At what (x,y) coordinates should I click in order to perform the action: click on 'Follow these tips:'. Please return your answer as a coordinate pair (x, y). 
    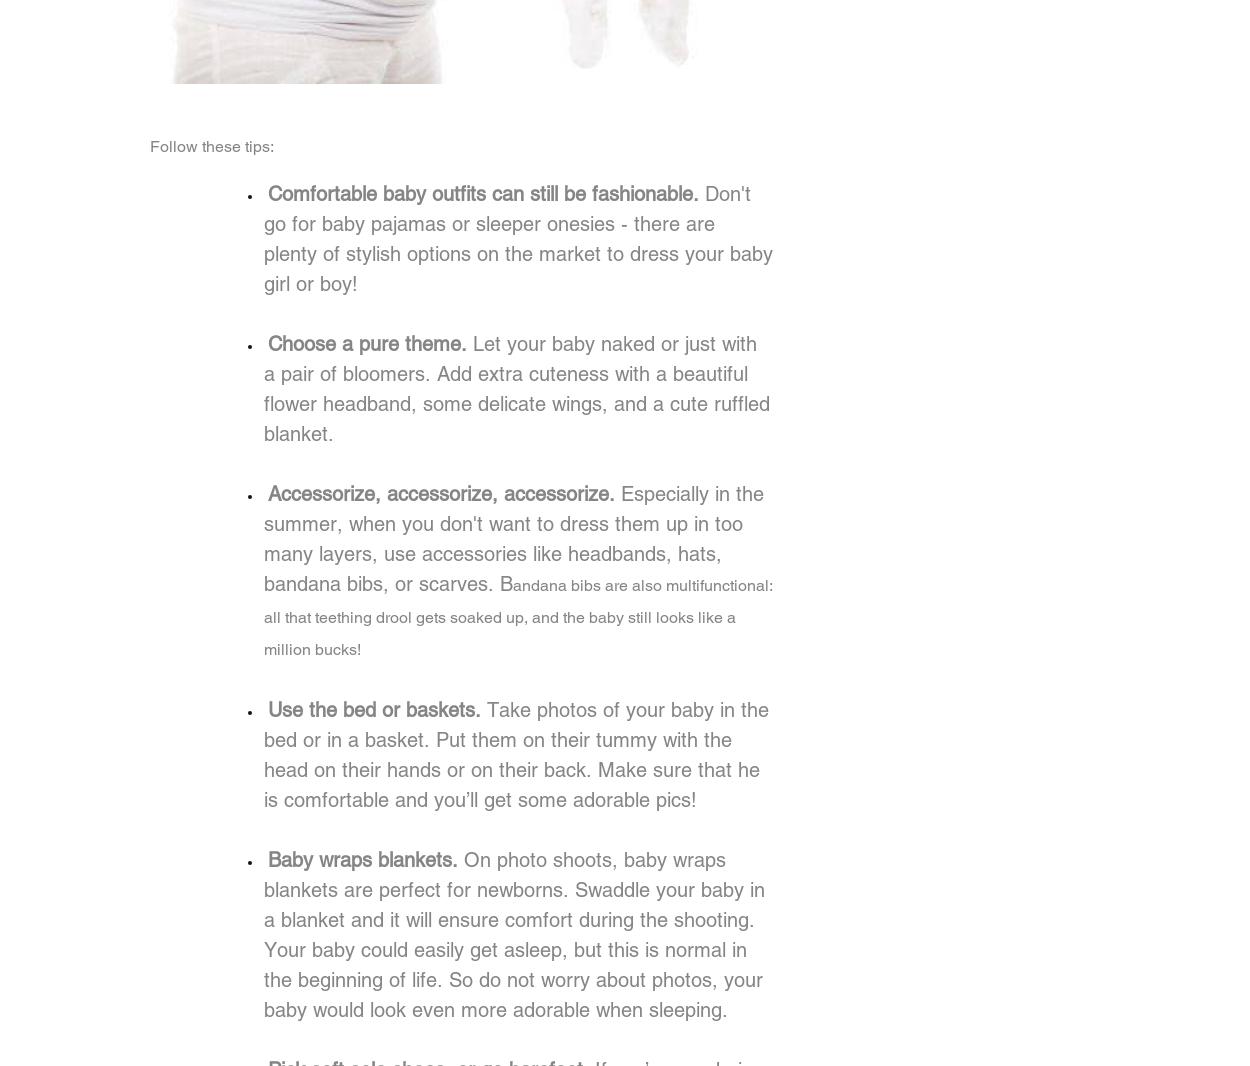
    Looking at the image, I should click on (211, 145).